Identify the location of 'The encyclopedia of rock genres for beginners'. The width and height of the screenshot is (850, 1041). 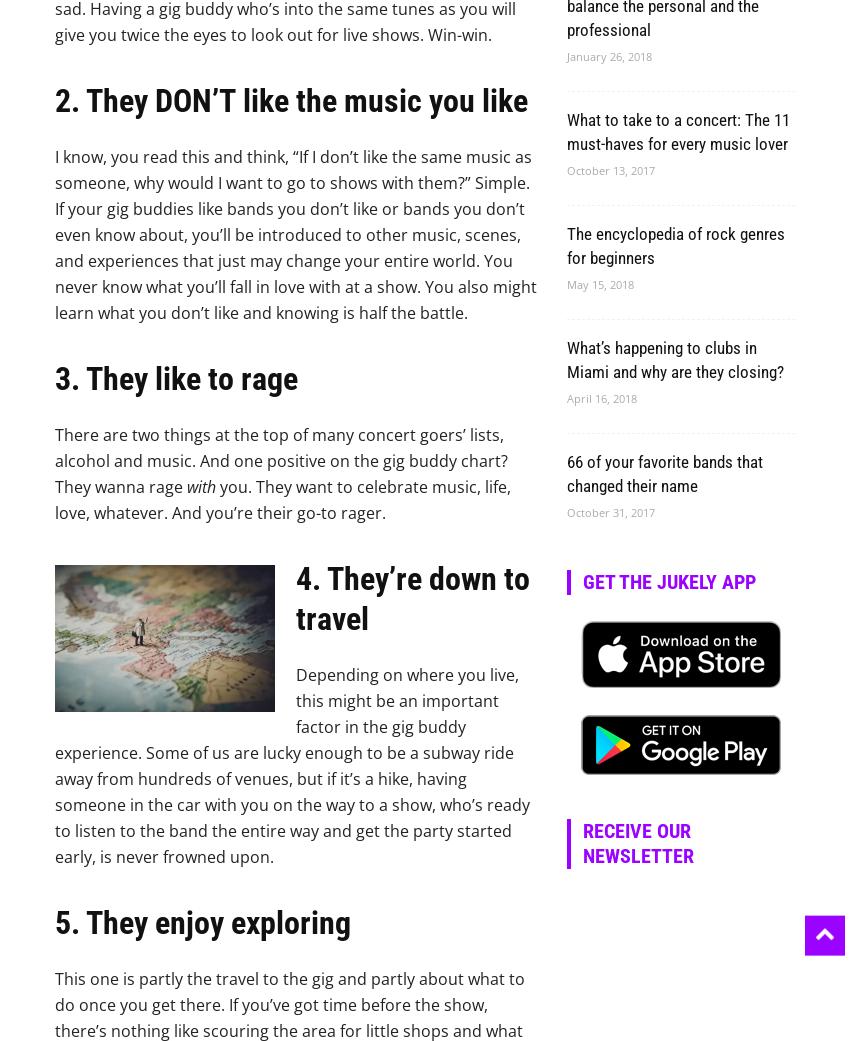
(567, 244).